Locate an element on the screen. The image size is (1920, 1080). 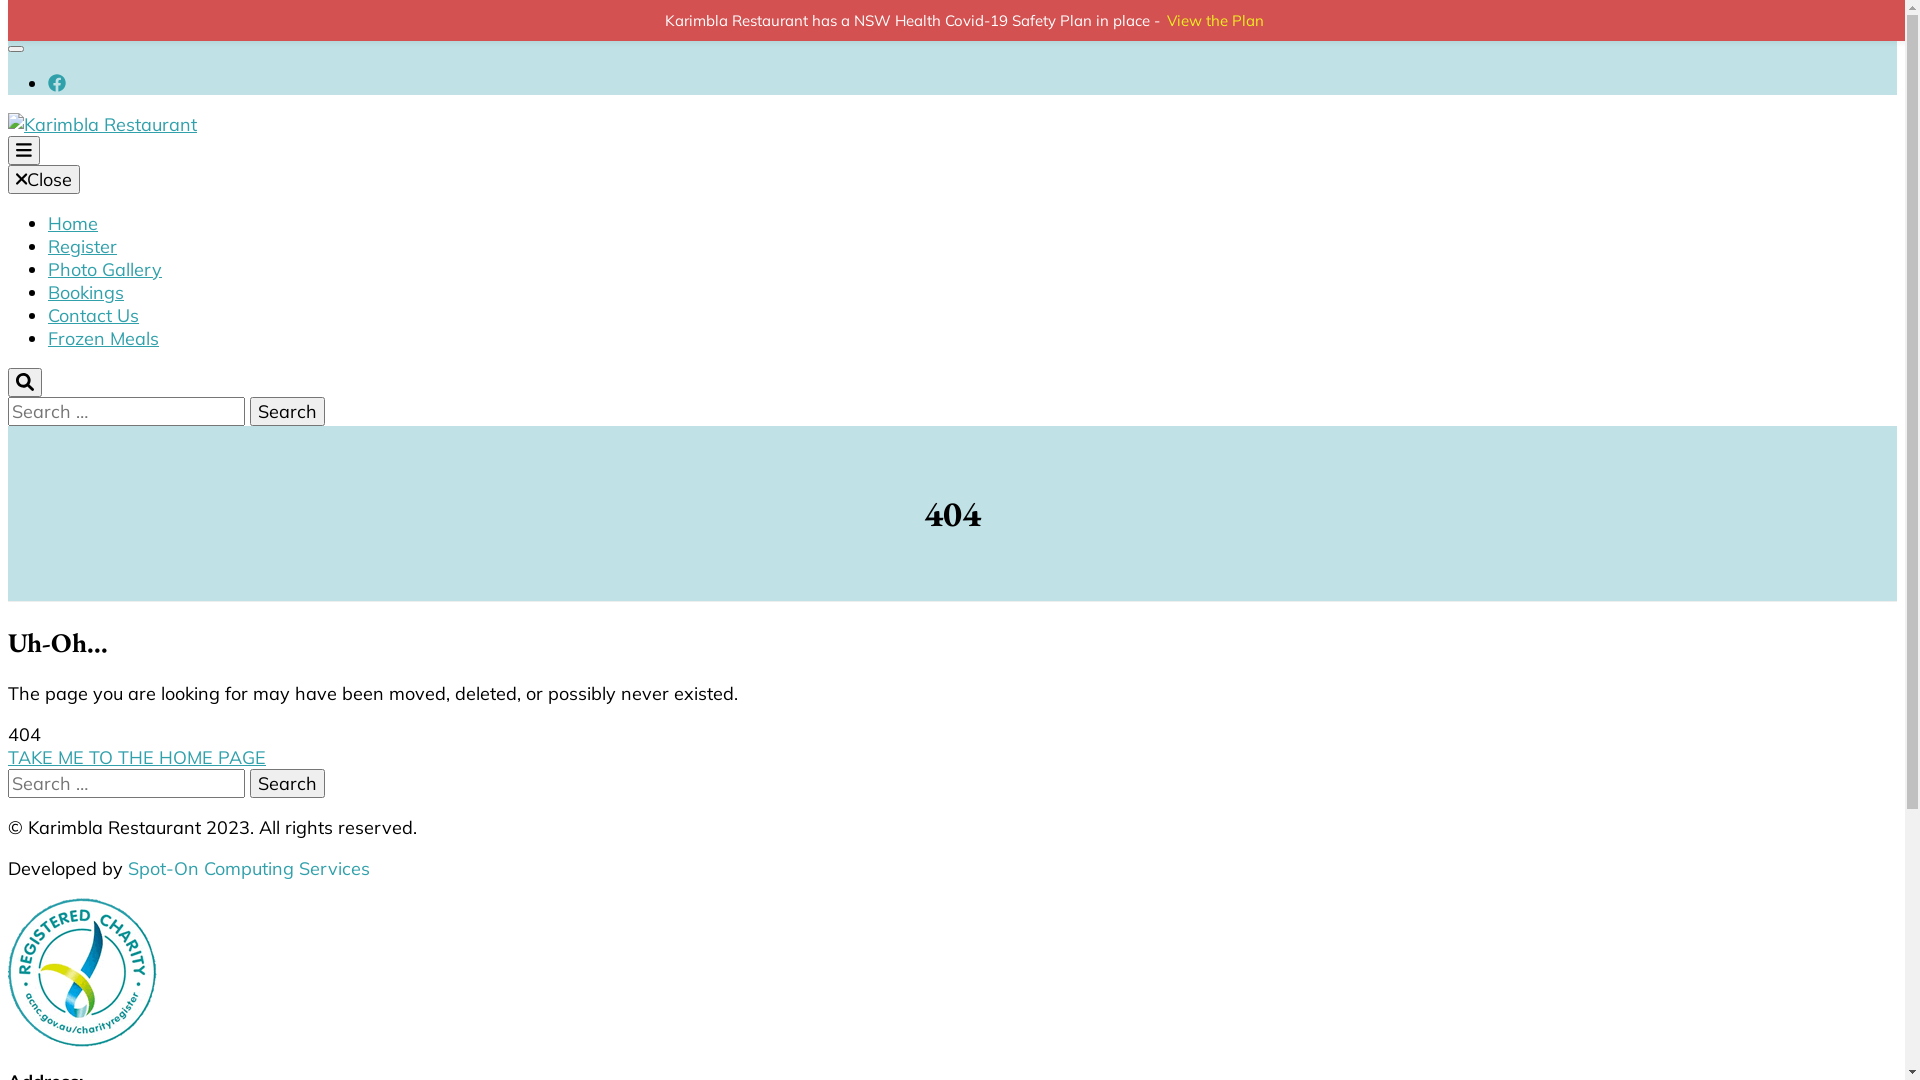
'Photo Gallery' is located at coordinates (104, 268).